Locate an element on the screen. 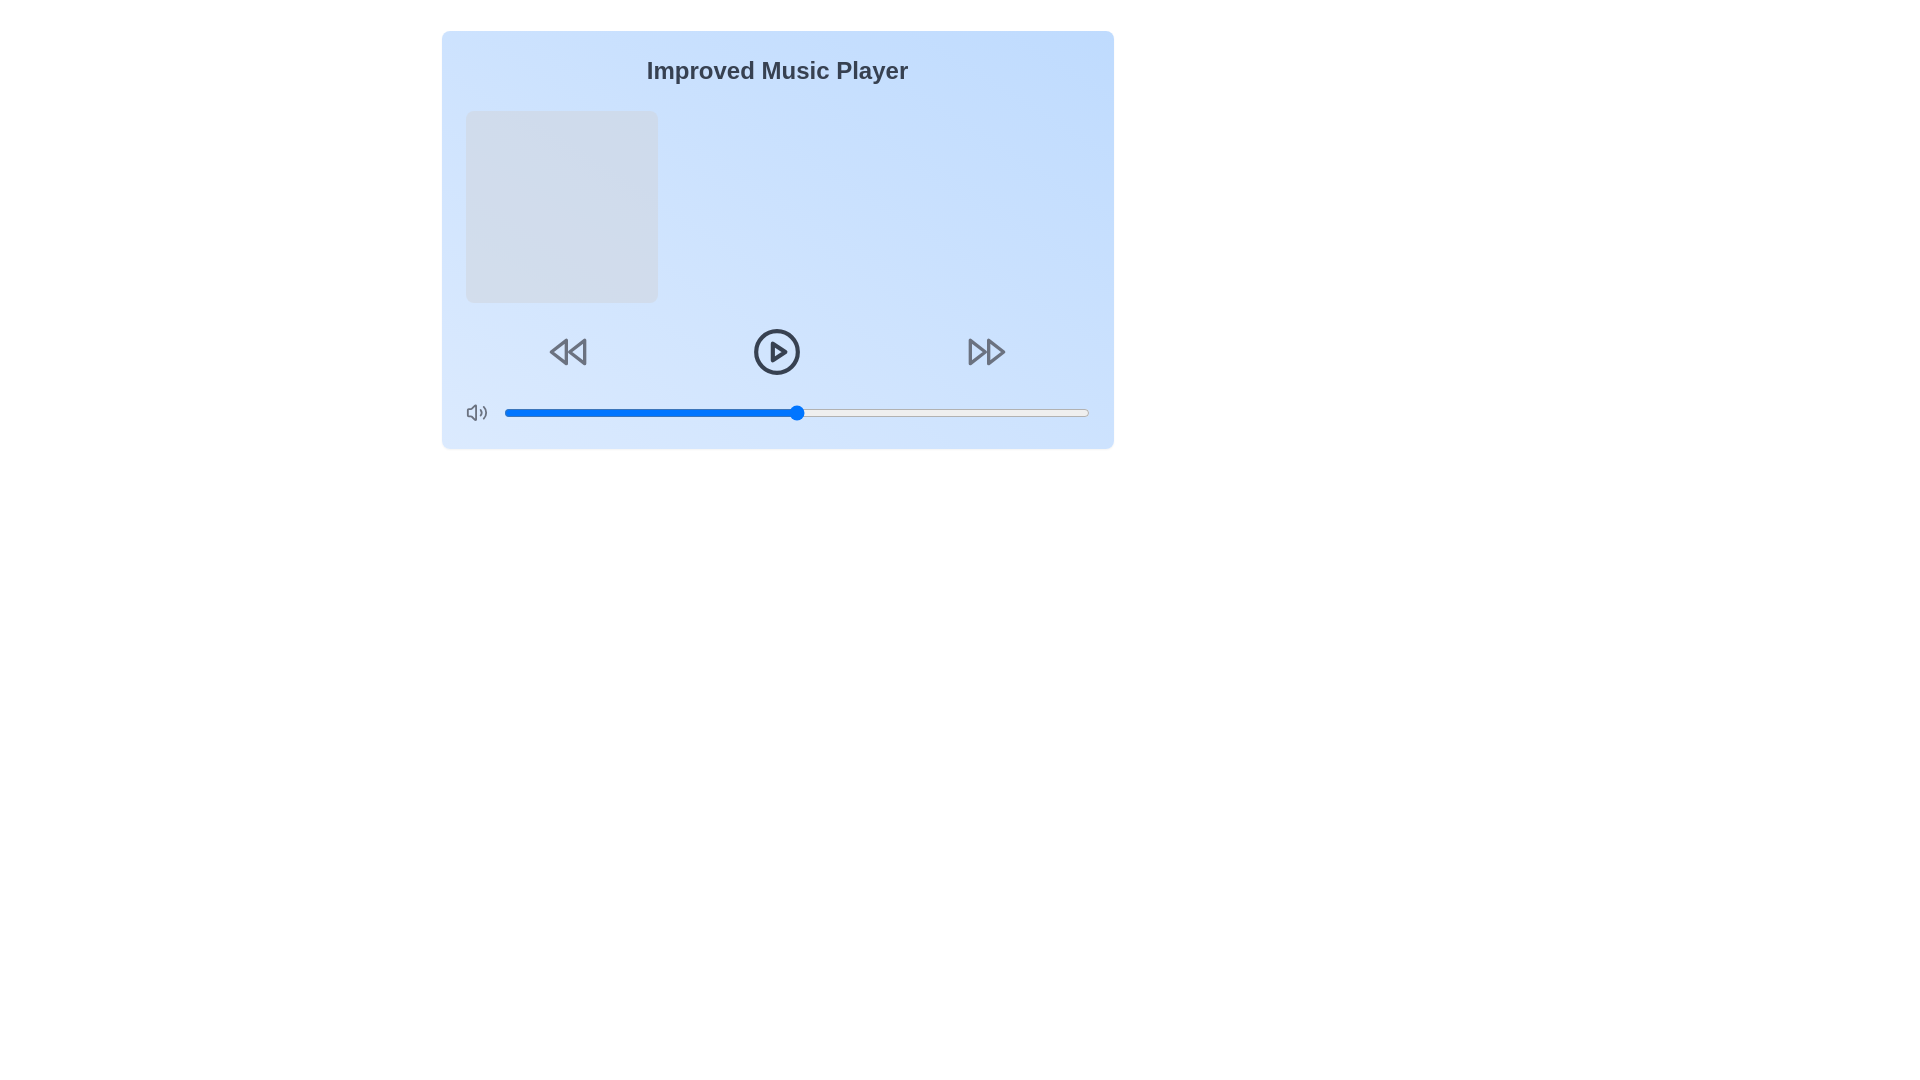 The width and height of the screenshot is (1920, 1080). the slider value is located at coordinates (590, 411).